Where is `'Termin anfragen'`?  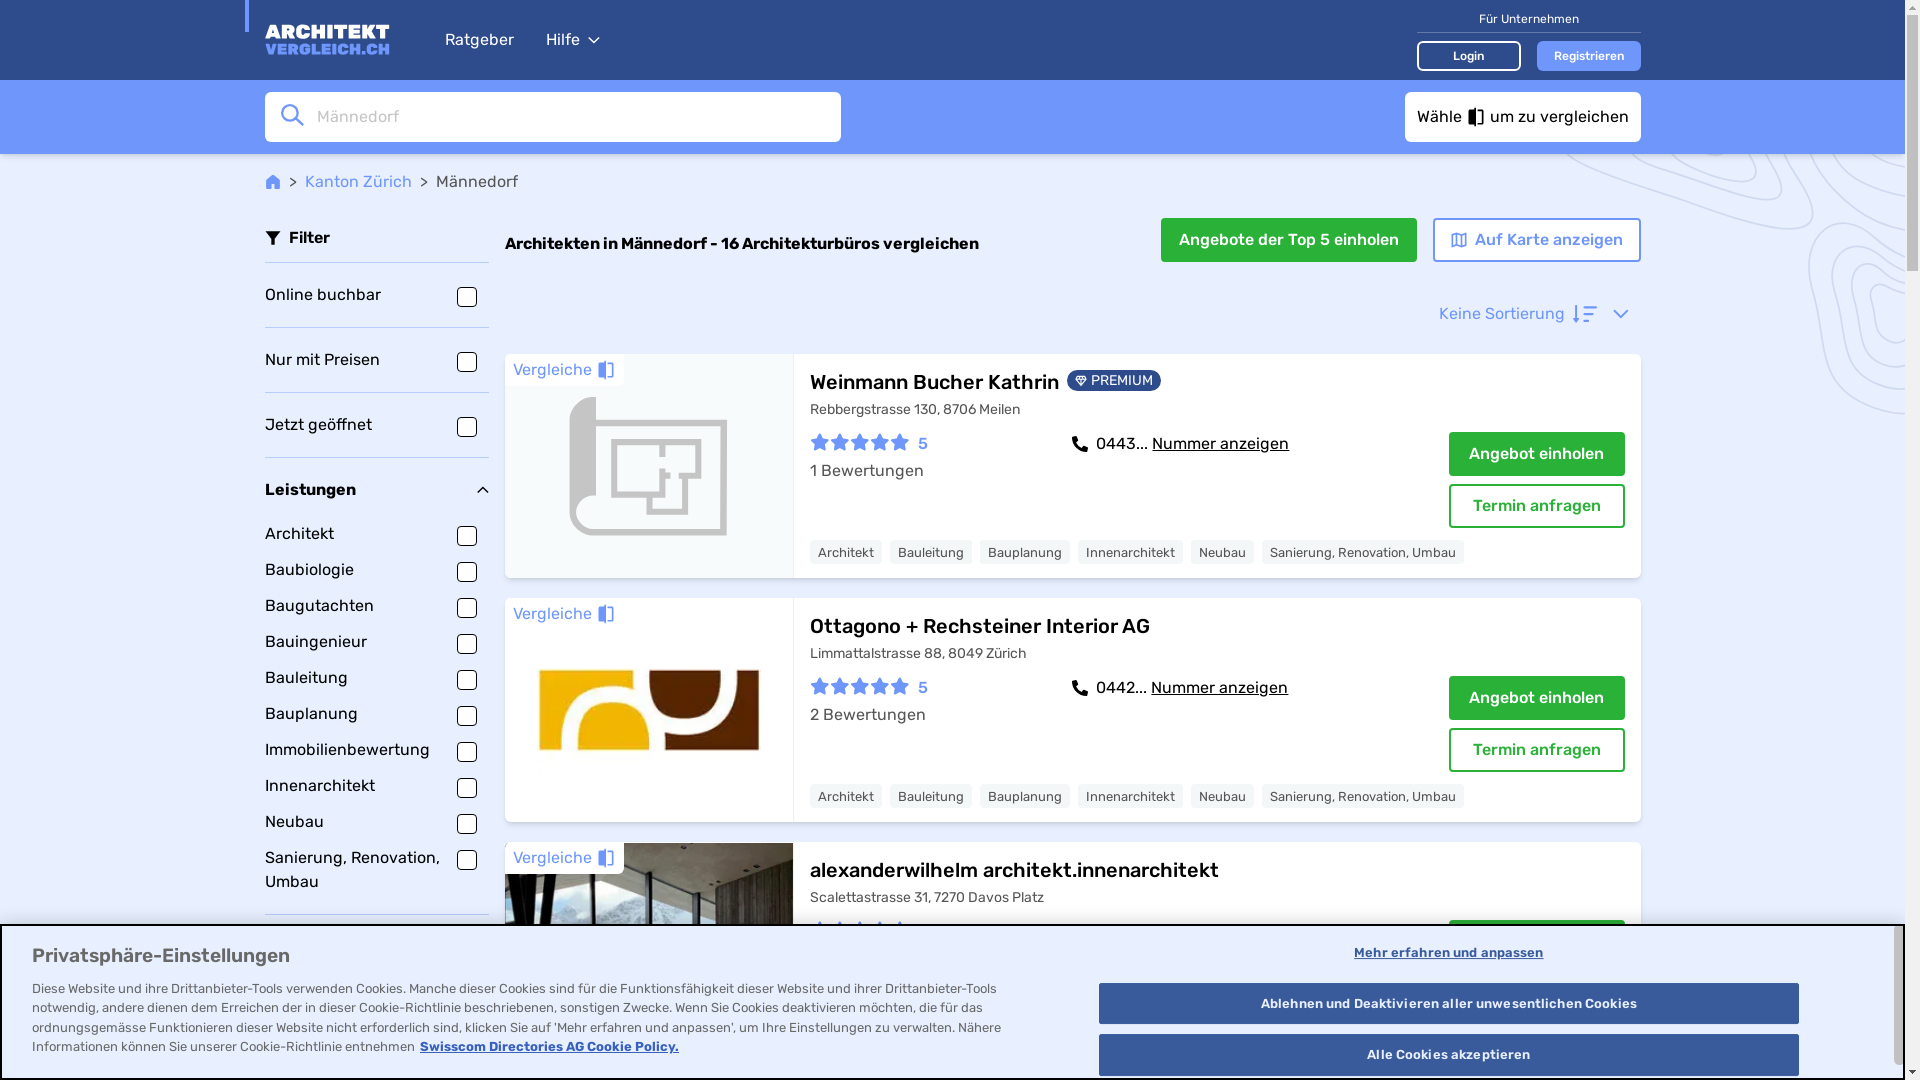
'Termin anfragen' is located at coordinates (1535, 504).